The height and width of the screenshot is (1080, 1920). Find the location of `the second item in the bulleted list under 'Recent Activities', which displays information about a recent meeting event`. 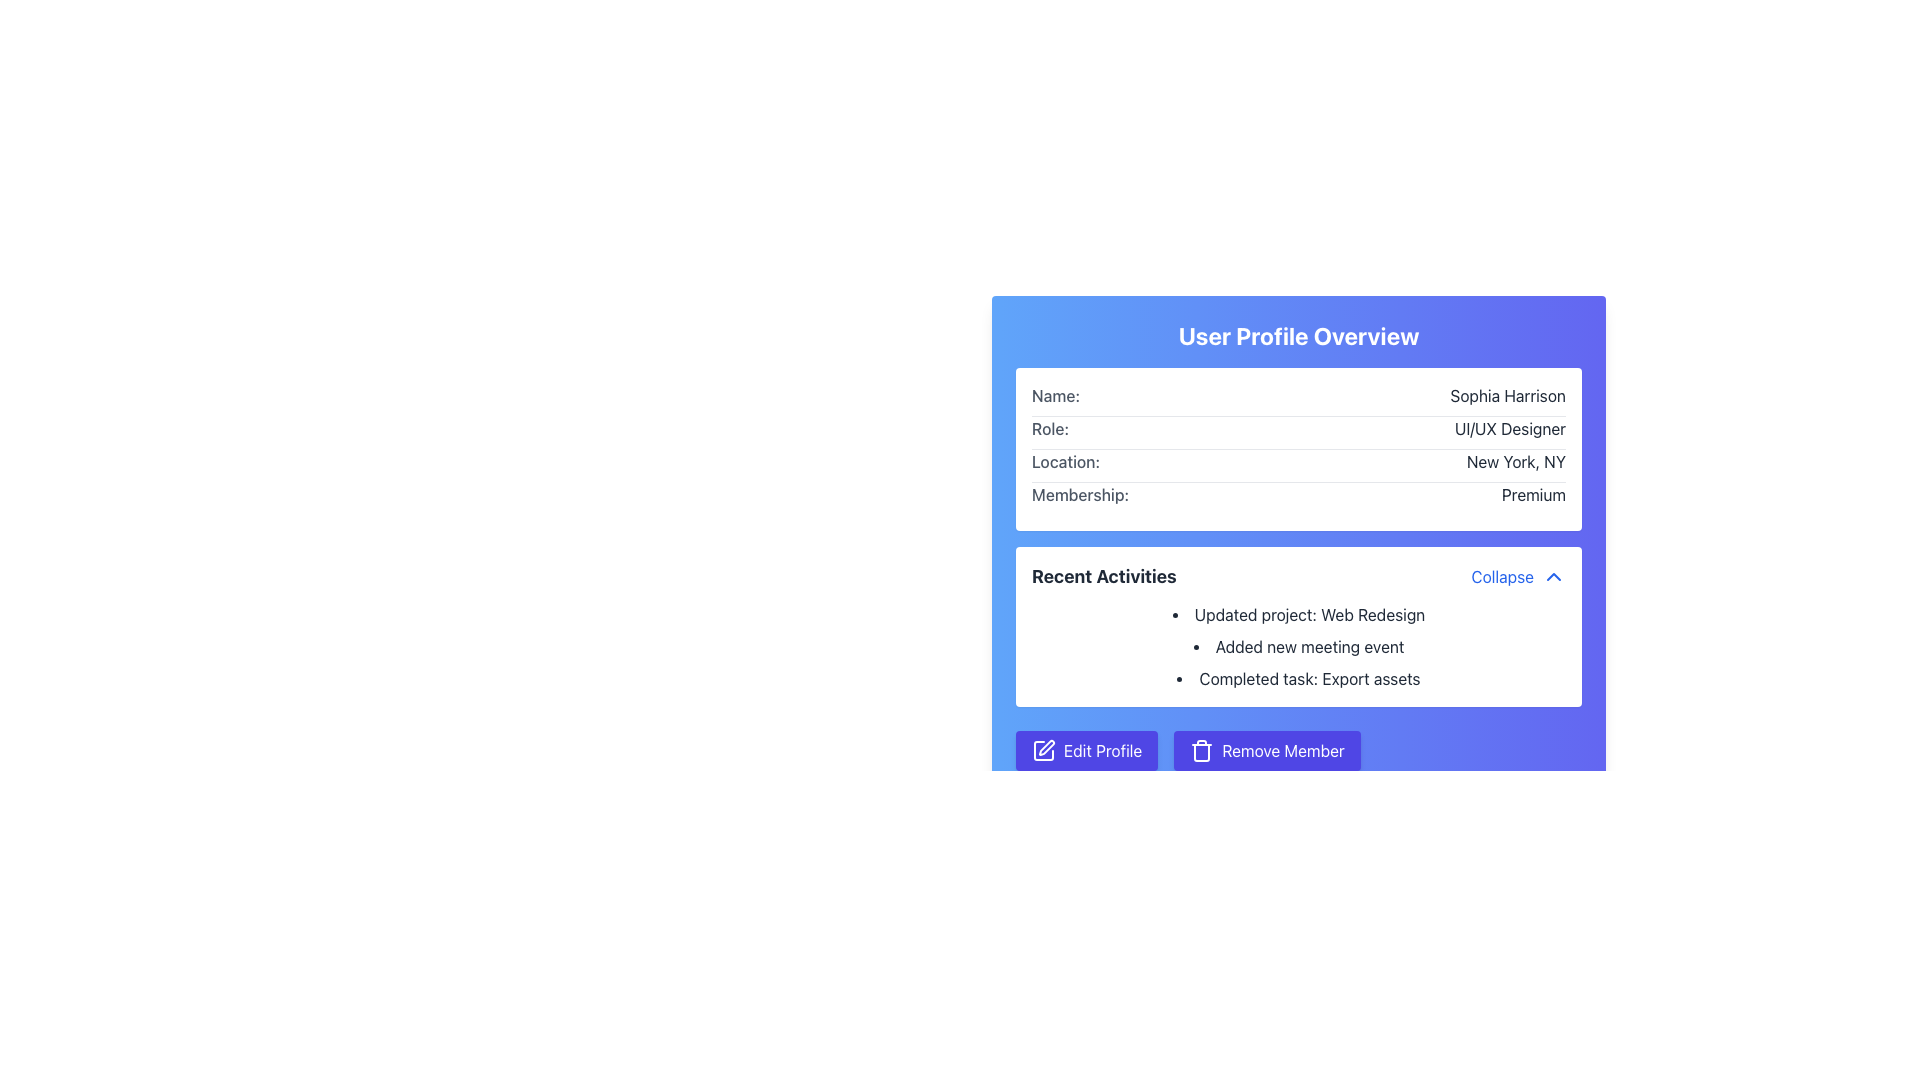

the second item in the bulleted list under 'Recent Activities', which displays information about a recent meeting event is located at coordinates (1299, 647).